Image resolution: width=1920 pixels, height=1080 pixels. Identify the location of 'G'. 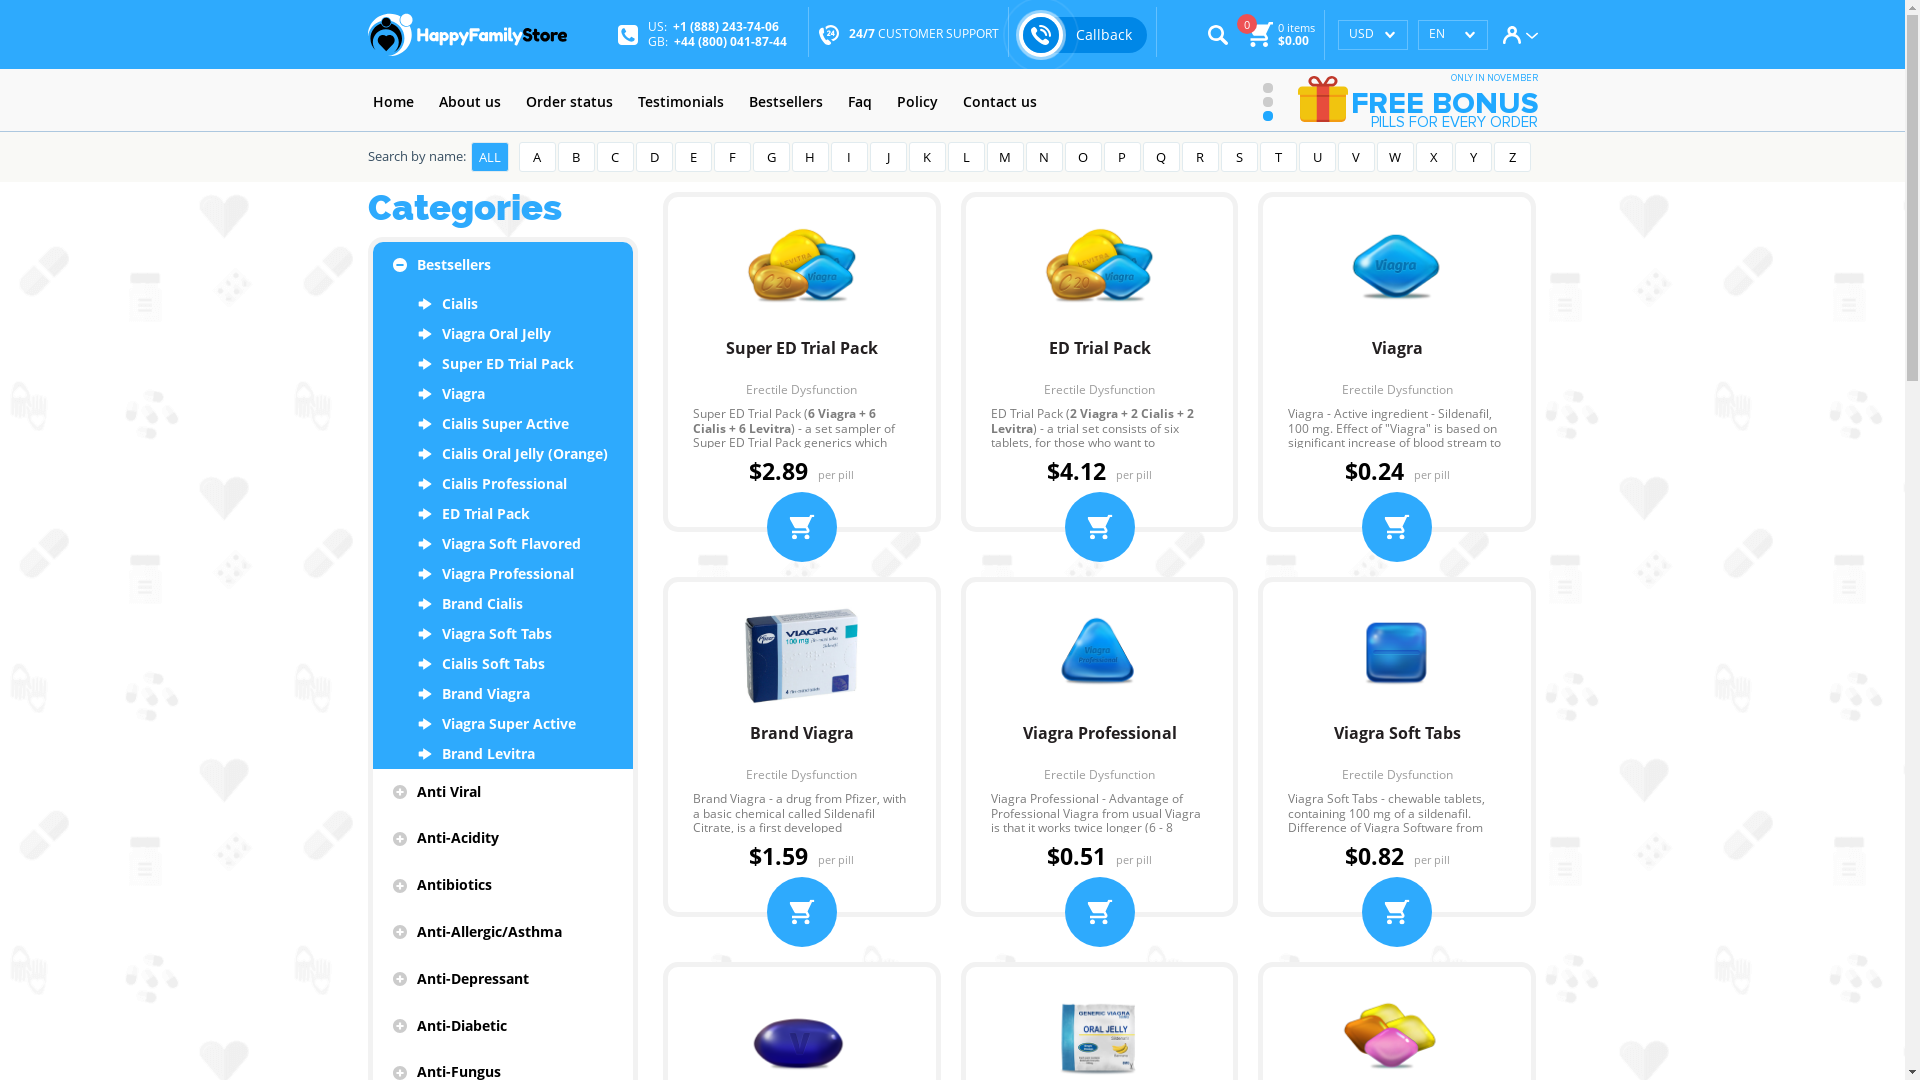
(769, 156).